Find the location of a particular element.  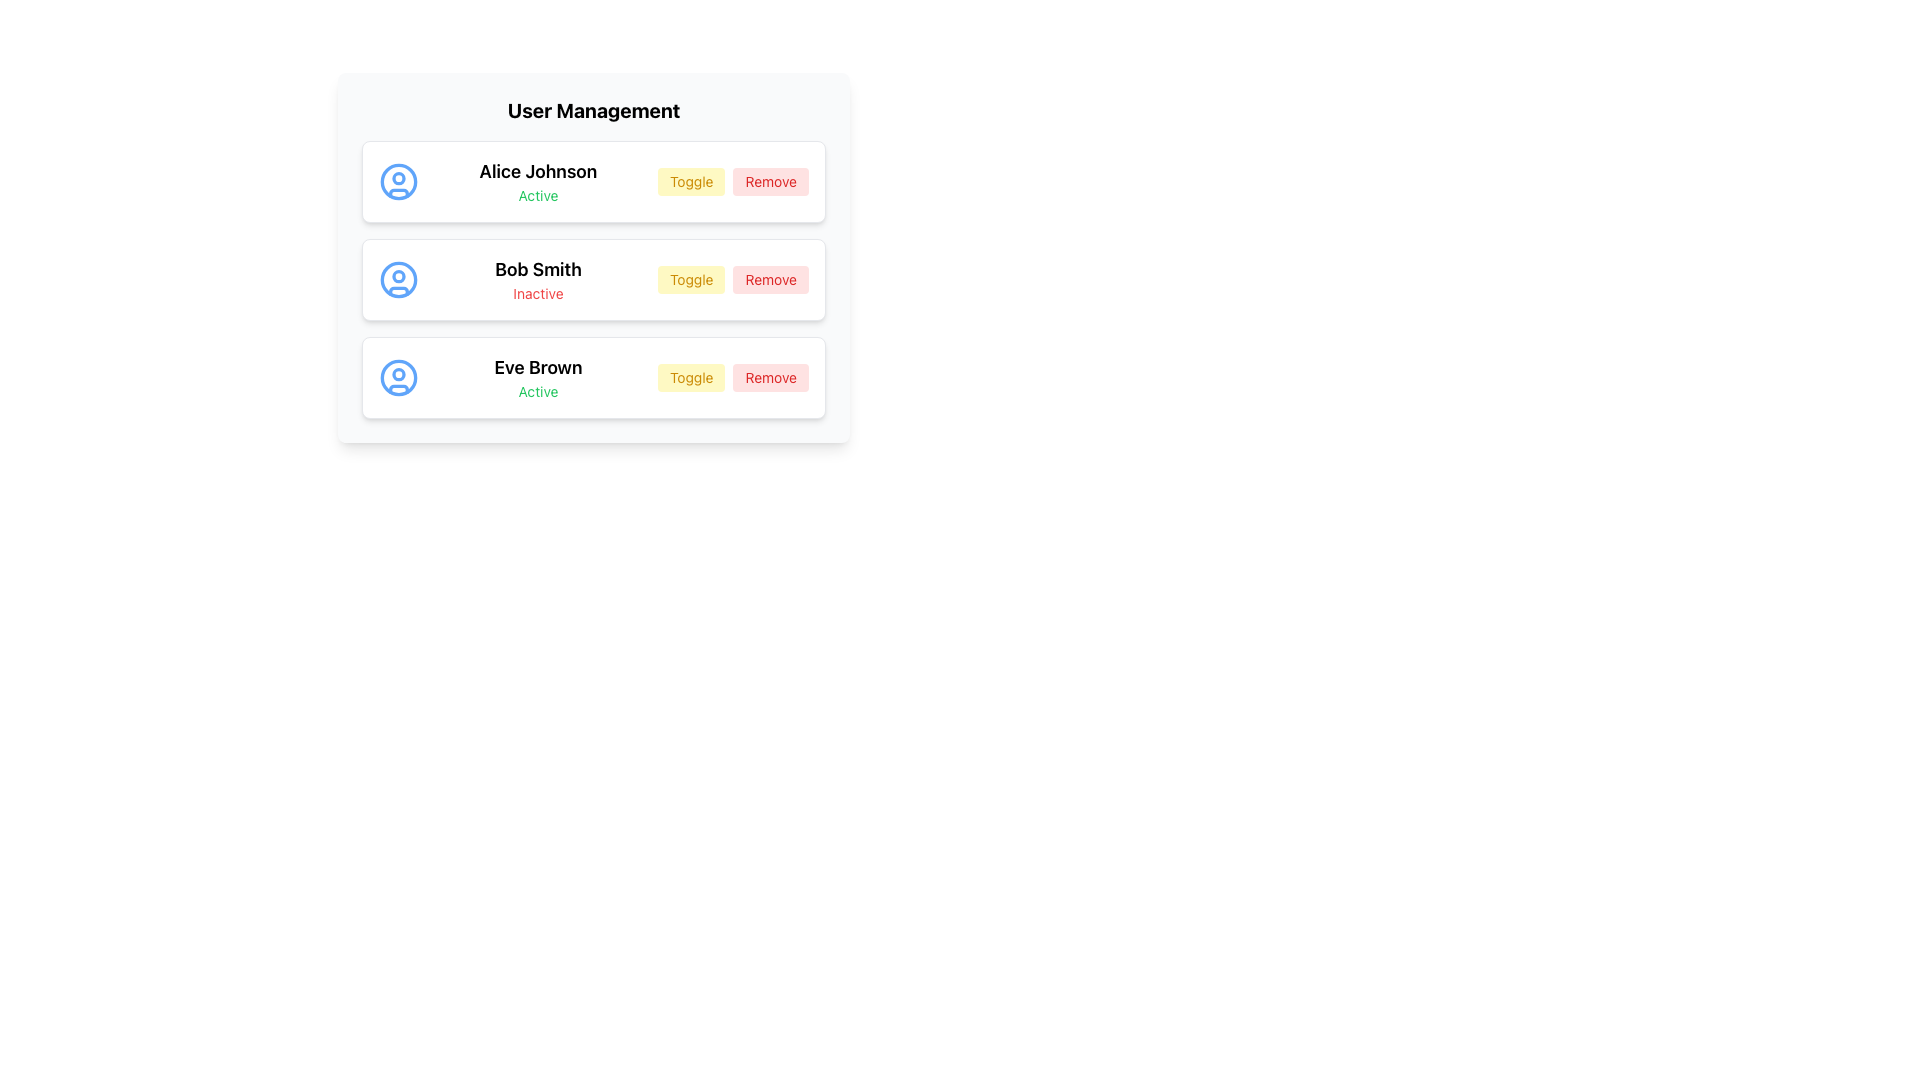

the static text indicating that user 'Bob Smith' is currently inactive, located below the 'Bob Smith' text and adjacent to the 'Toggle' and 'Remove' buttons is located at coordinates (538, 293).